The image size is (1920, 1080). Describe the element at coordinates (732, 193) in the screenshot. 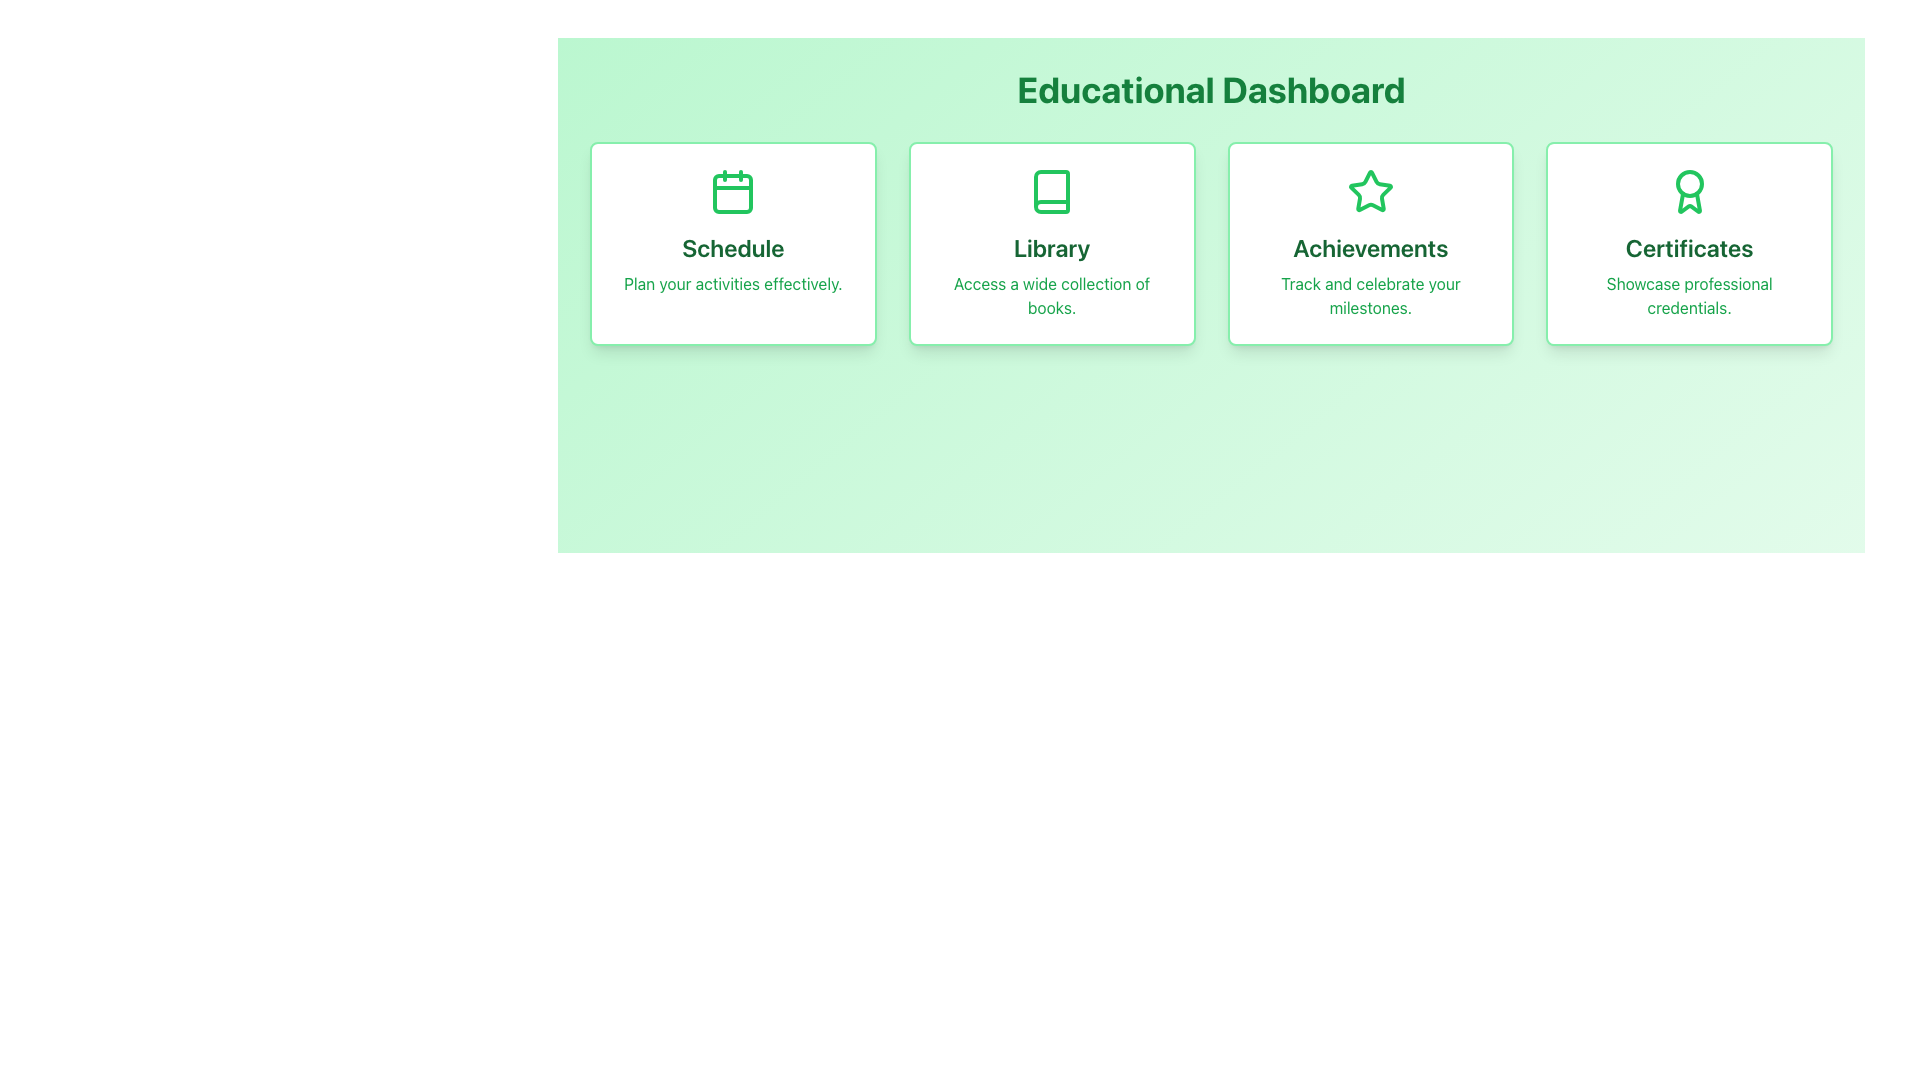

I see `the white rectangle with rounded corners embedded in the green calendar icon located in the 'Schedule' section` at that location.